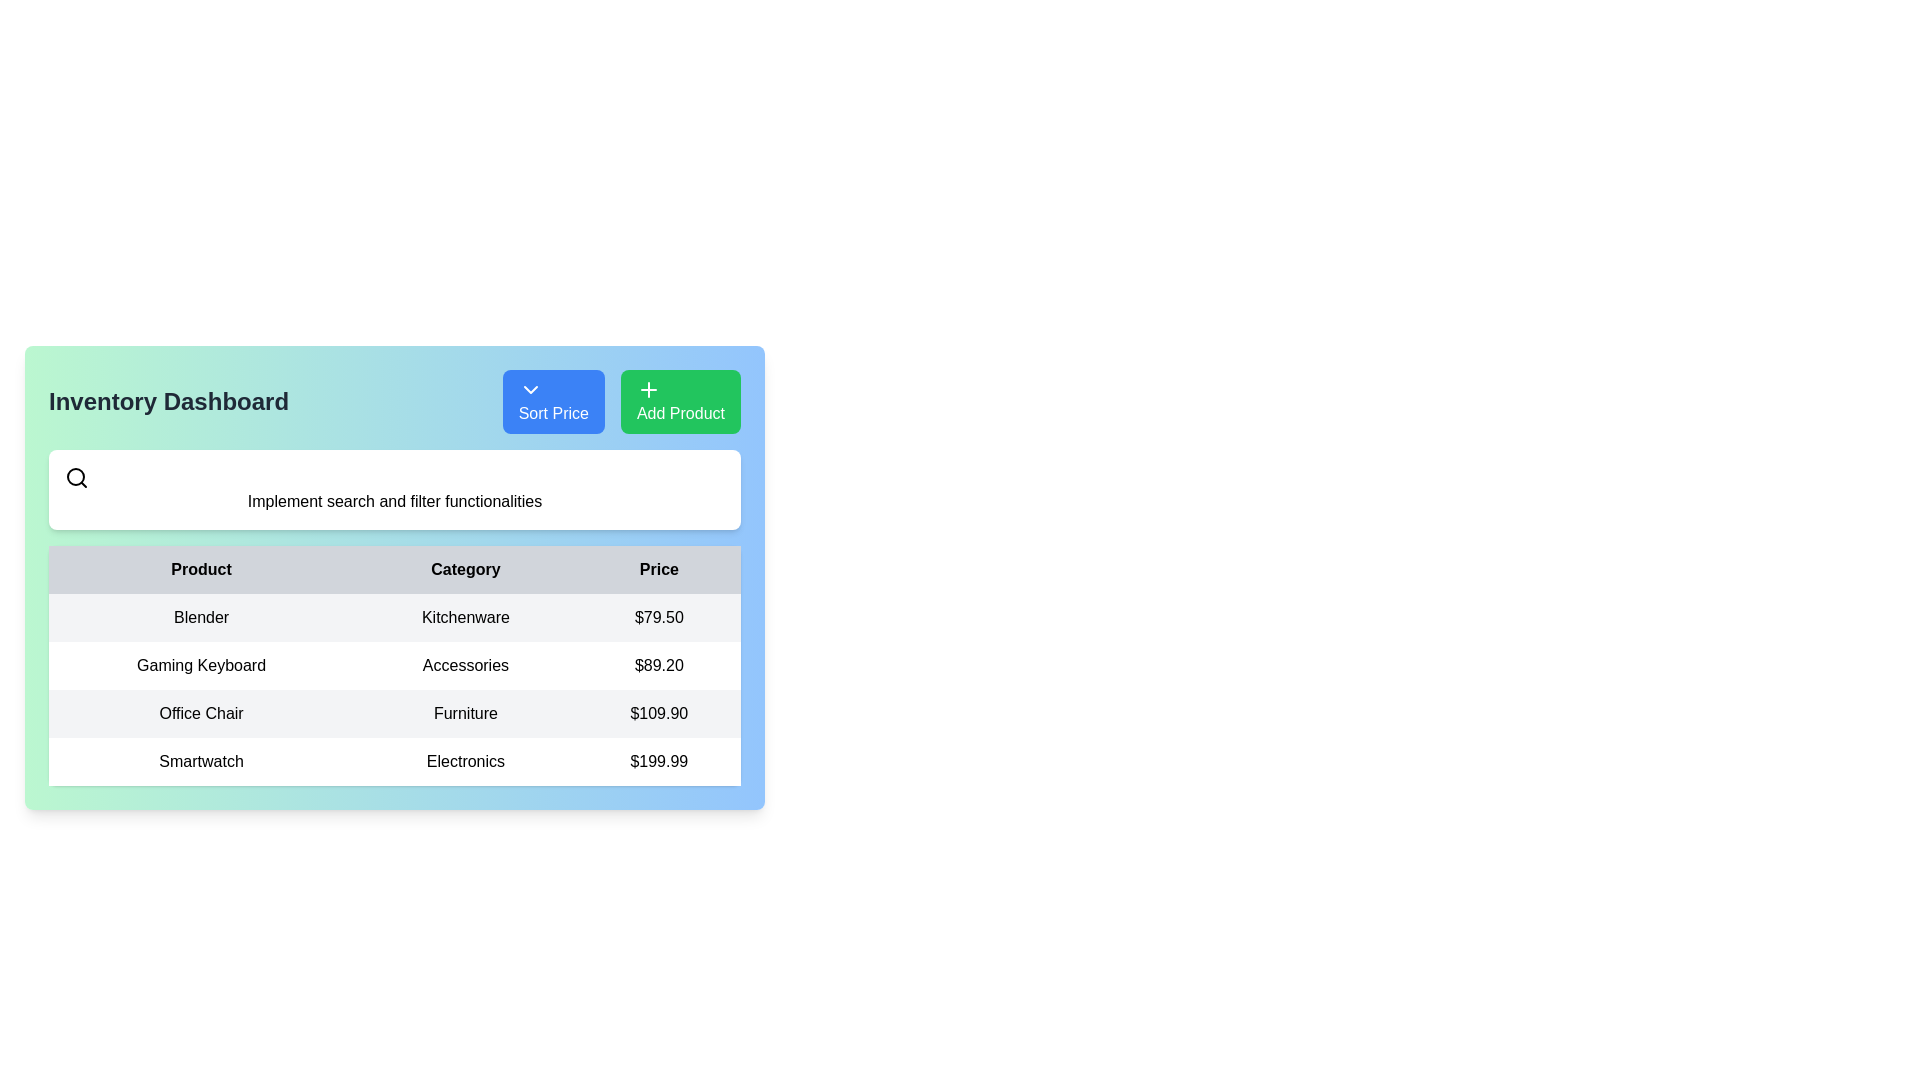 The height and width of the screenshot is (1080, 1920). Describe the element at coordinates (464, 666) in the screenshot. I see `the static text label 'Accessories' located in the 'Category' column of the second row of the table, positioned between 'Gaming Keyboard' and '$89.20'` at that location.